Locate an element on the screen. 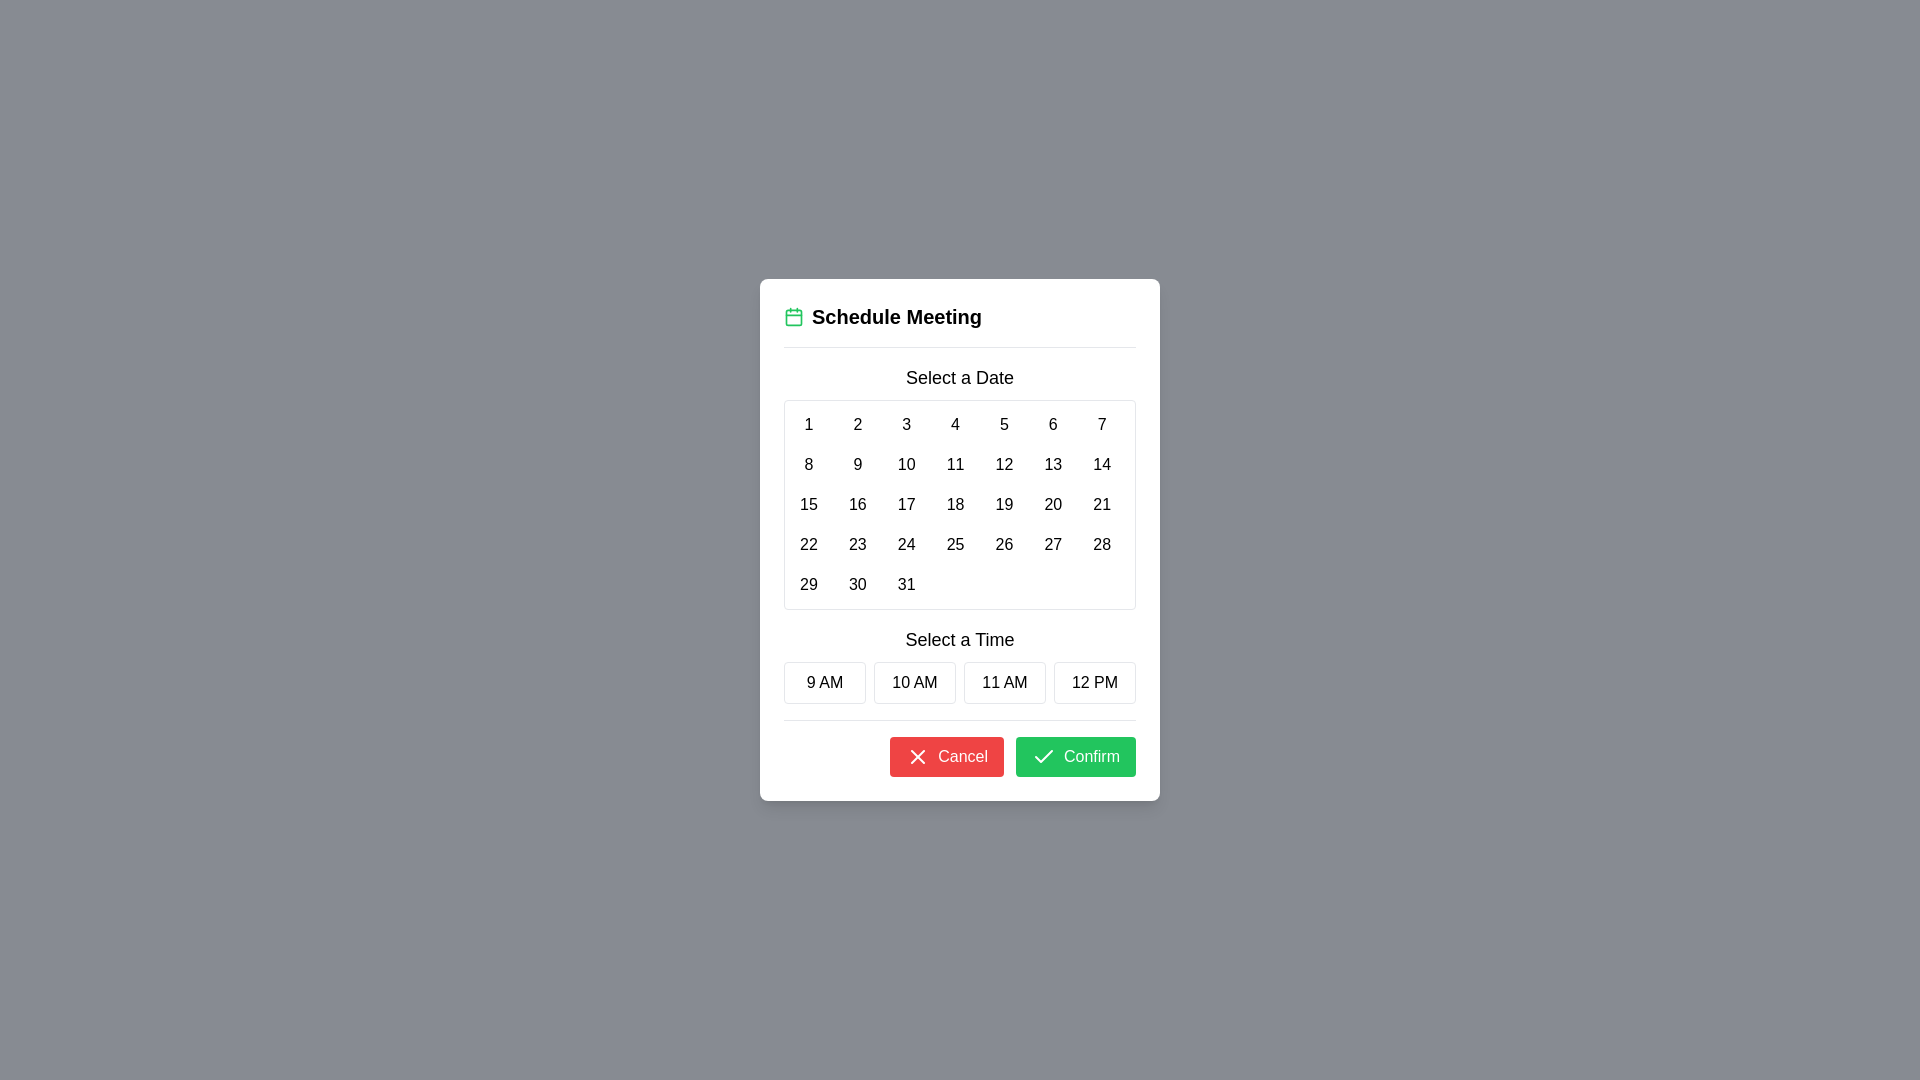 The width and height of the screenshot is (1920, 1080). the '12 PM' button, which is a rectangular button with a white background and bold black text is located at coordinates (1093, 681).